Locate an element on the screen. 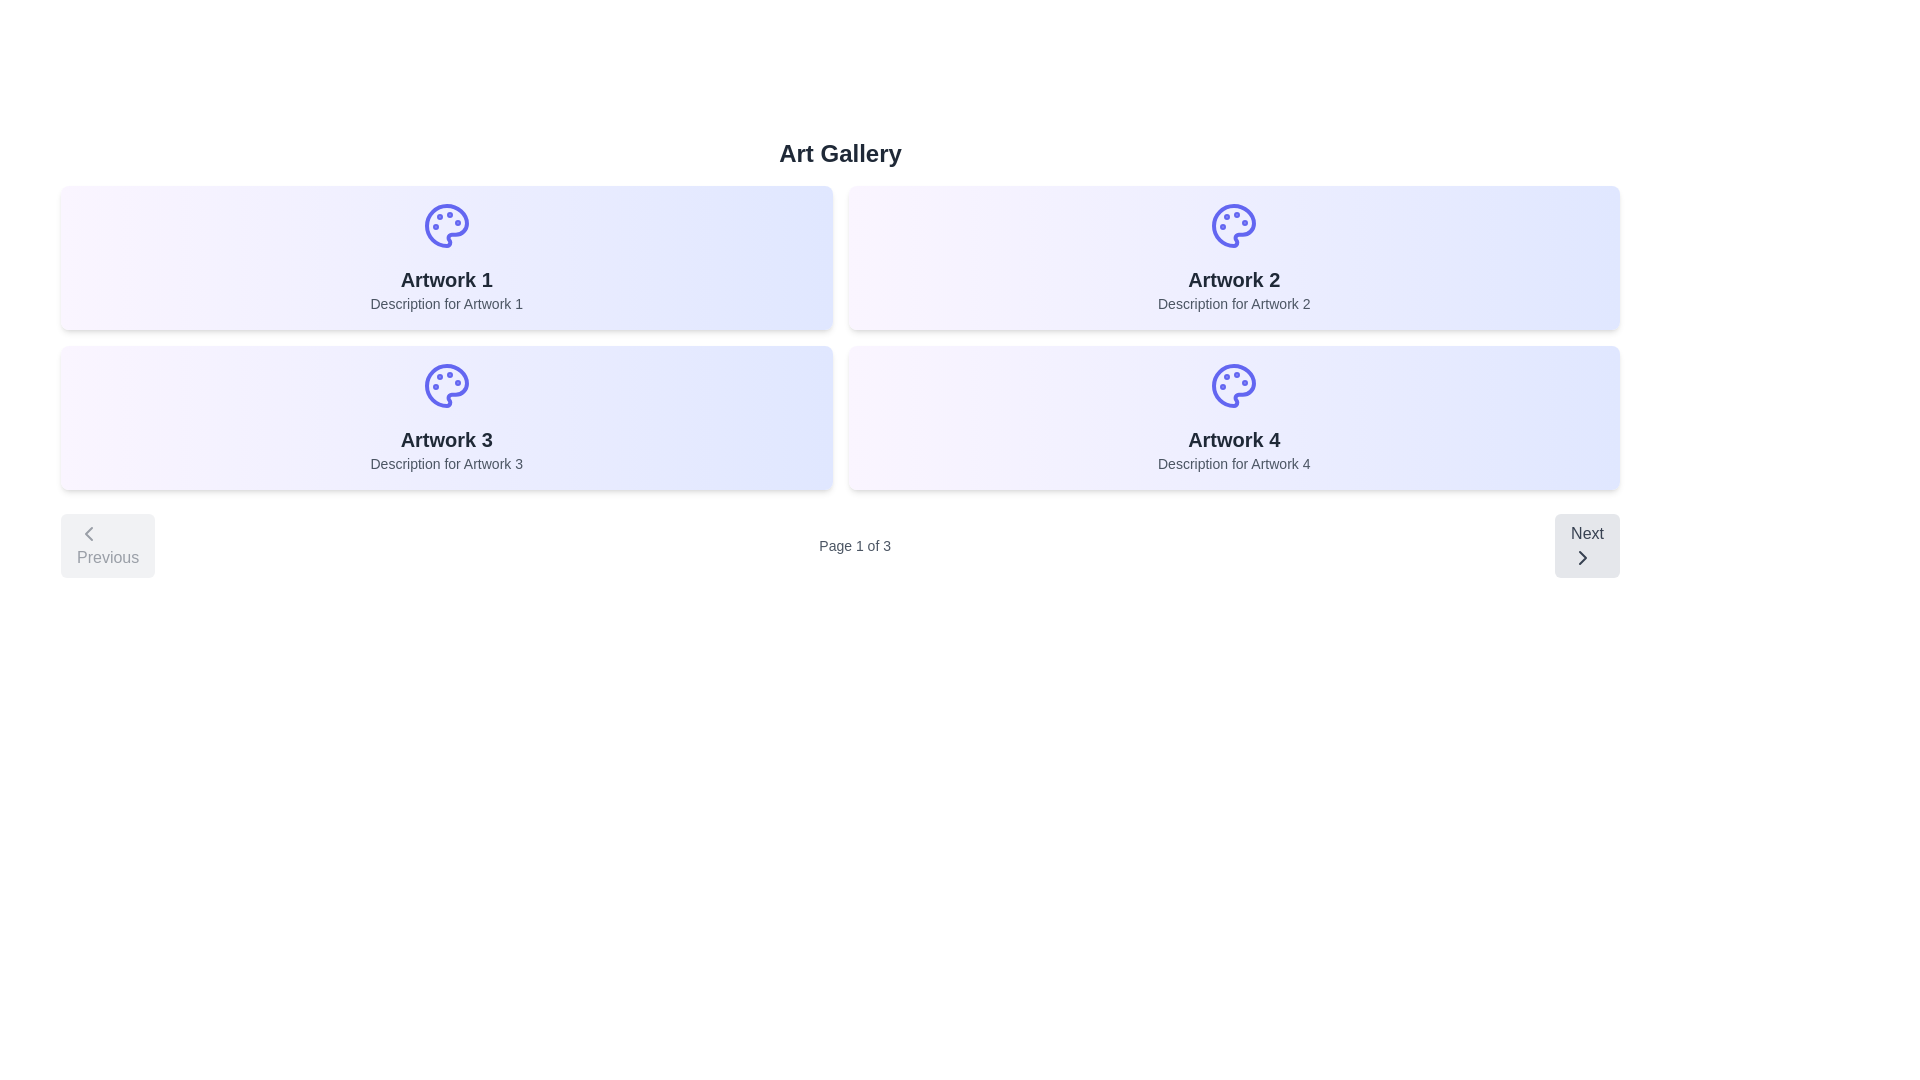 The image size is (1920, 1080). the palette icon element located within the 'Artwork 3' card in the second row of the grid, characterized by its circular form and violet shade is located at coordinates (445, 385).